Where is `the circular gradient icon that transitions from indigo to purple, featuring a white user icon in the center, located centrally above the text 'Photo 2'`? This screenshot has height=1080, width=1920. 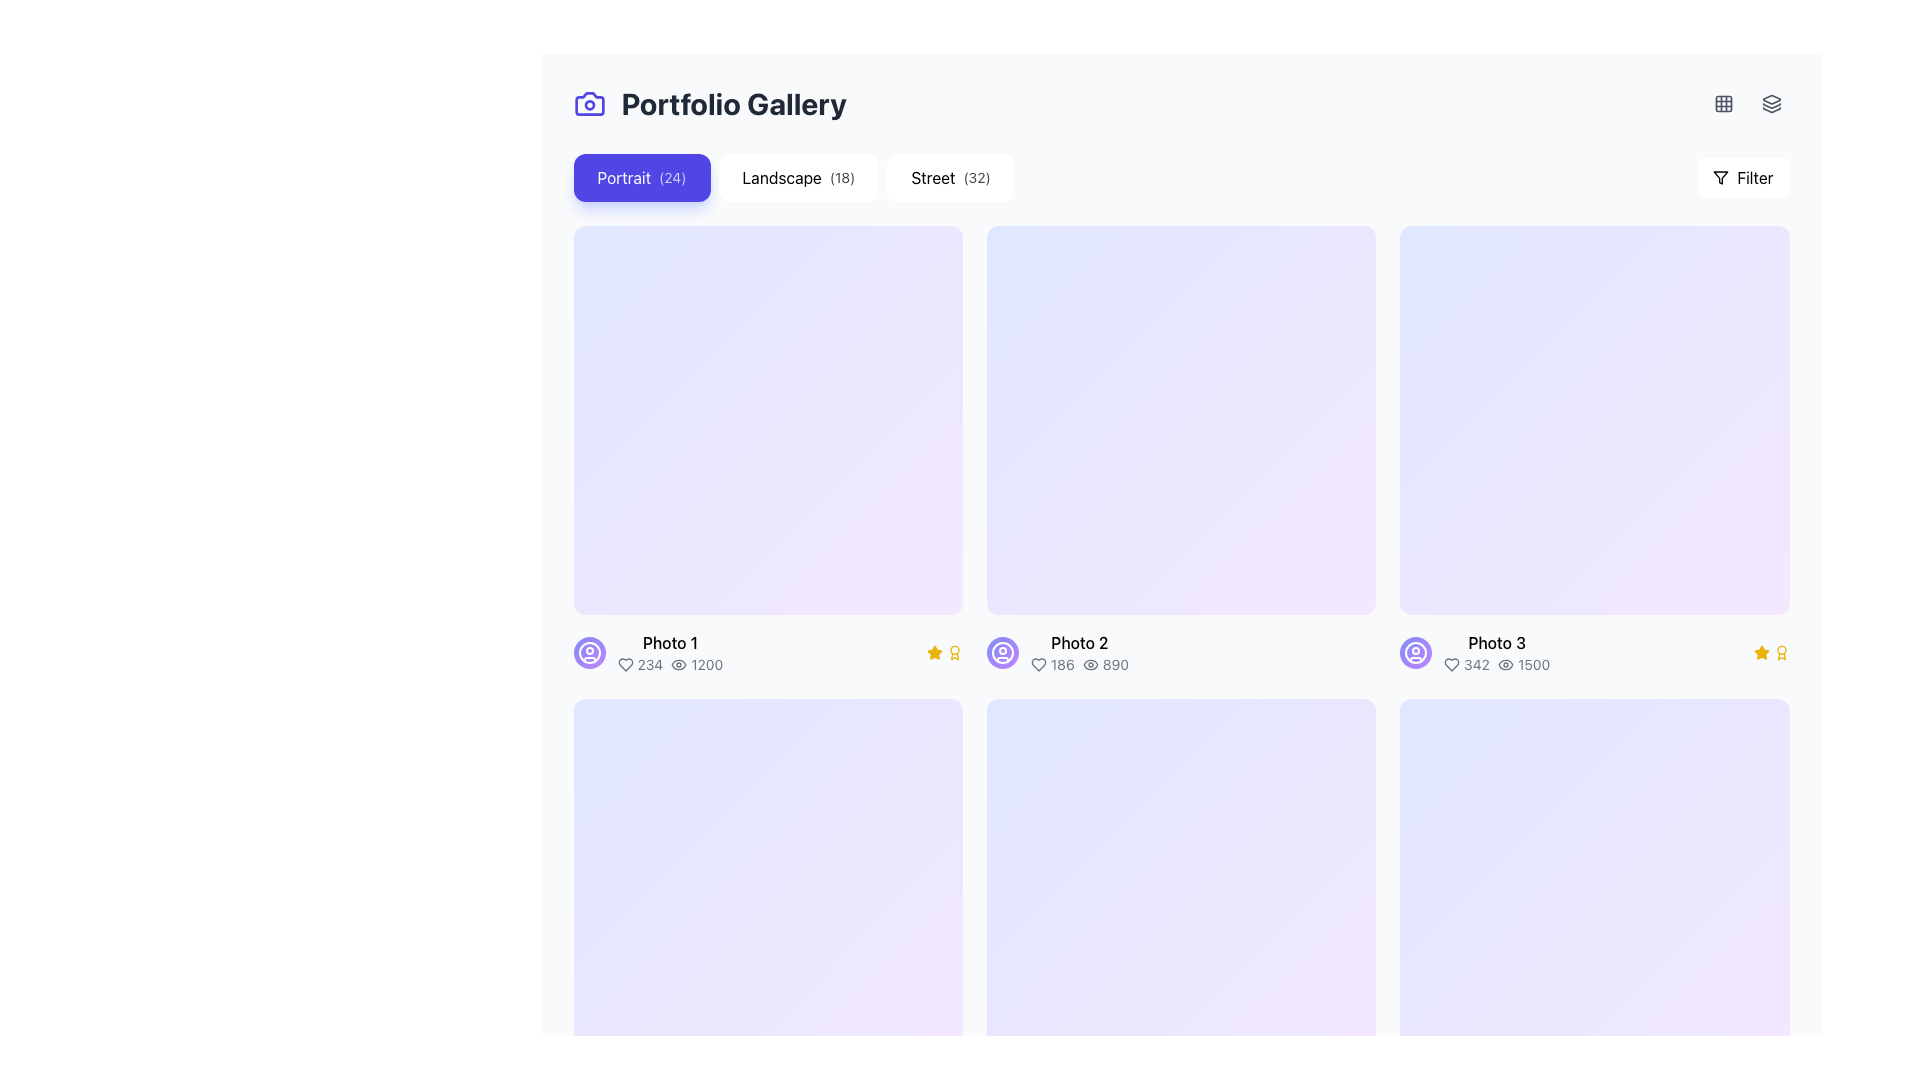 the circular gradient icon that transitions from indigo to purple, featuring a white user icon in the center, located centrally above the text 'Photo 2' is located at coordinates (1002, 653).